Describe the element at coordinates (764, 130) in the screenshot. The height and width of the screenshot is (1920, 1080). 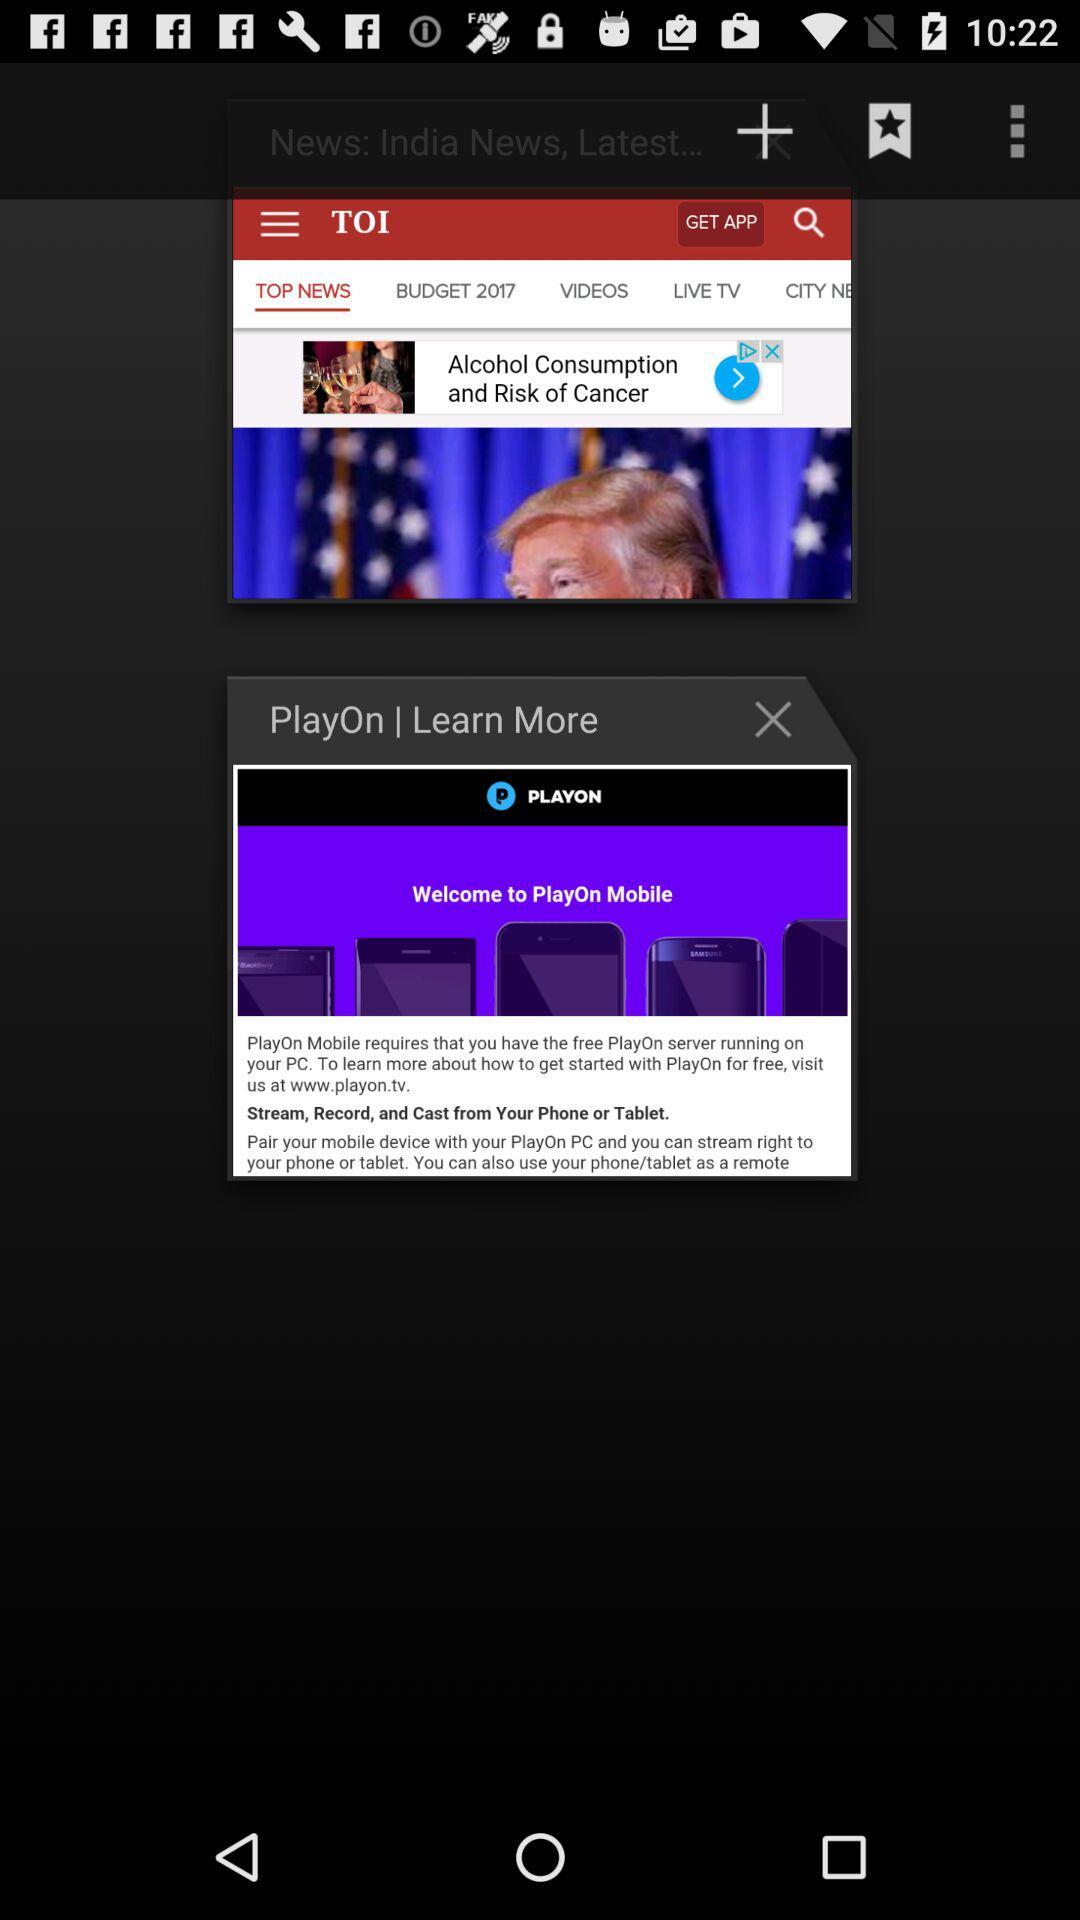
I see `the button above get app` at that location.